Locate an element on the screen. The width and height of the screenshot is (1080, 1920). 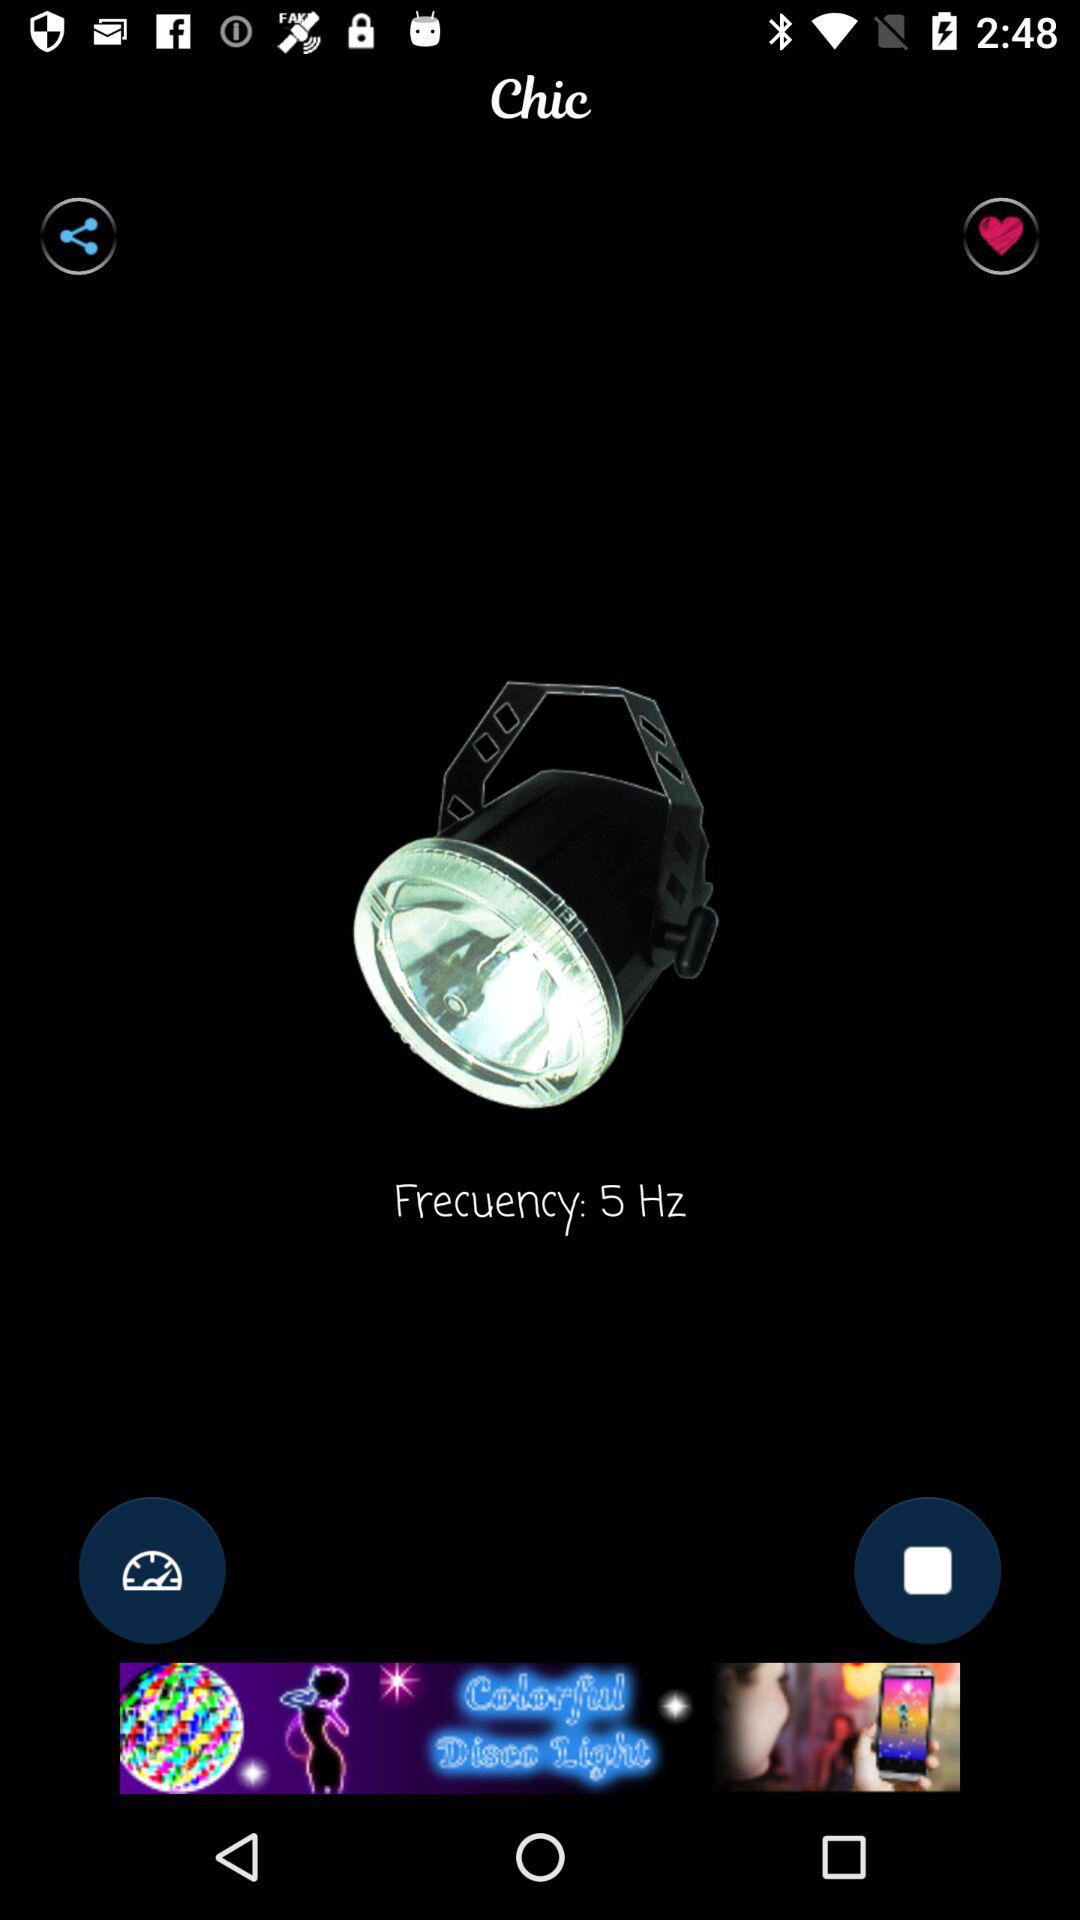
sharing function is located at coordinates (77, 236).